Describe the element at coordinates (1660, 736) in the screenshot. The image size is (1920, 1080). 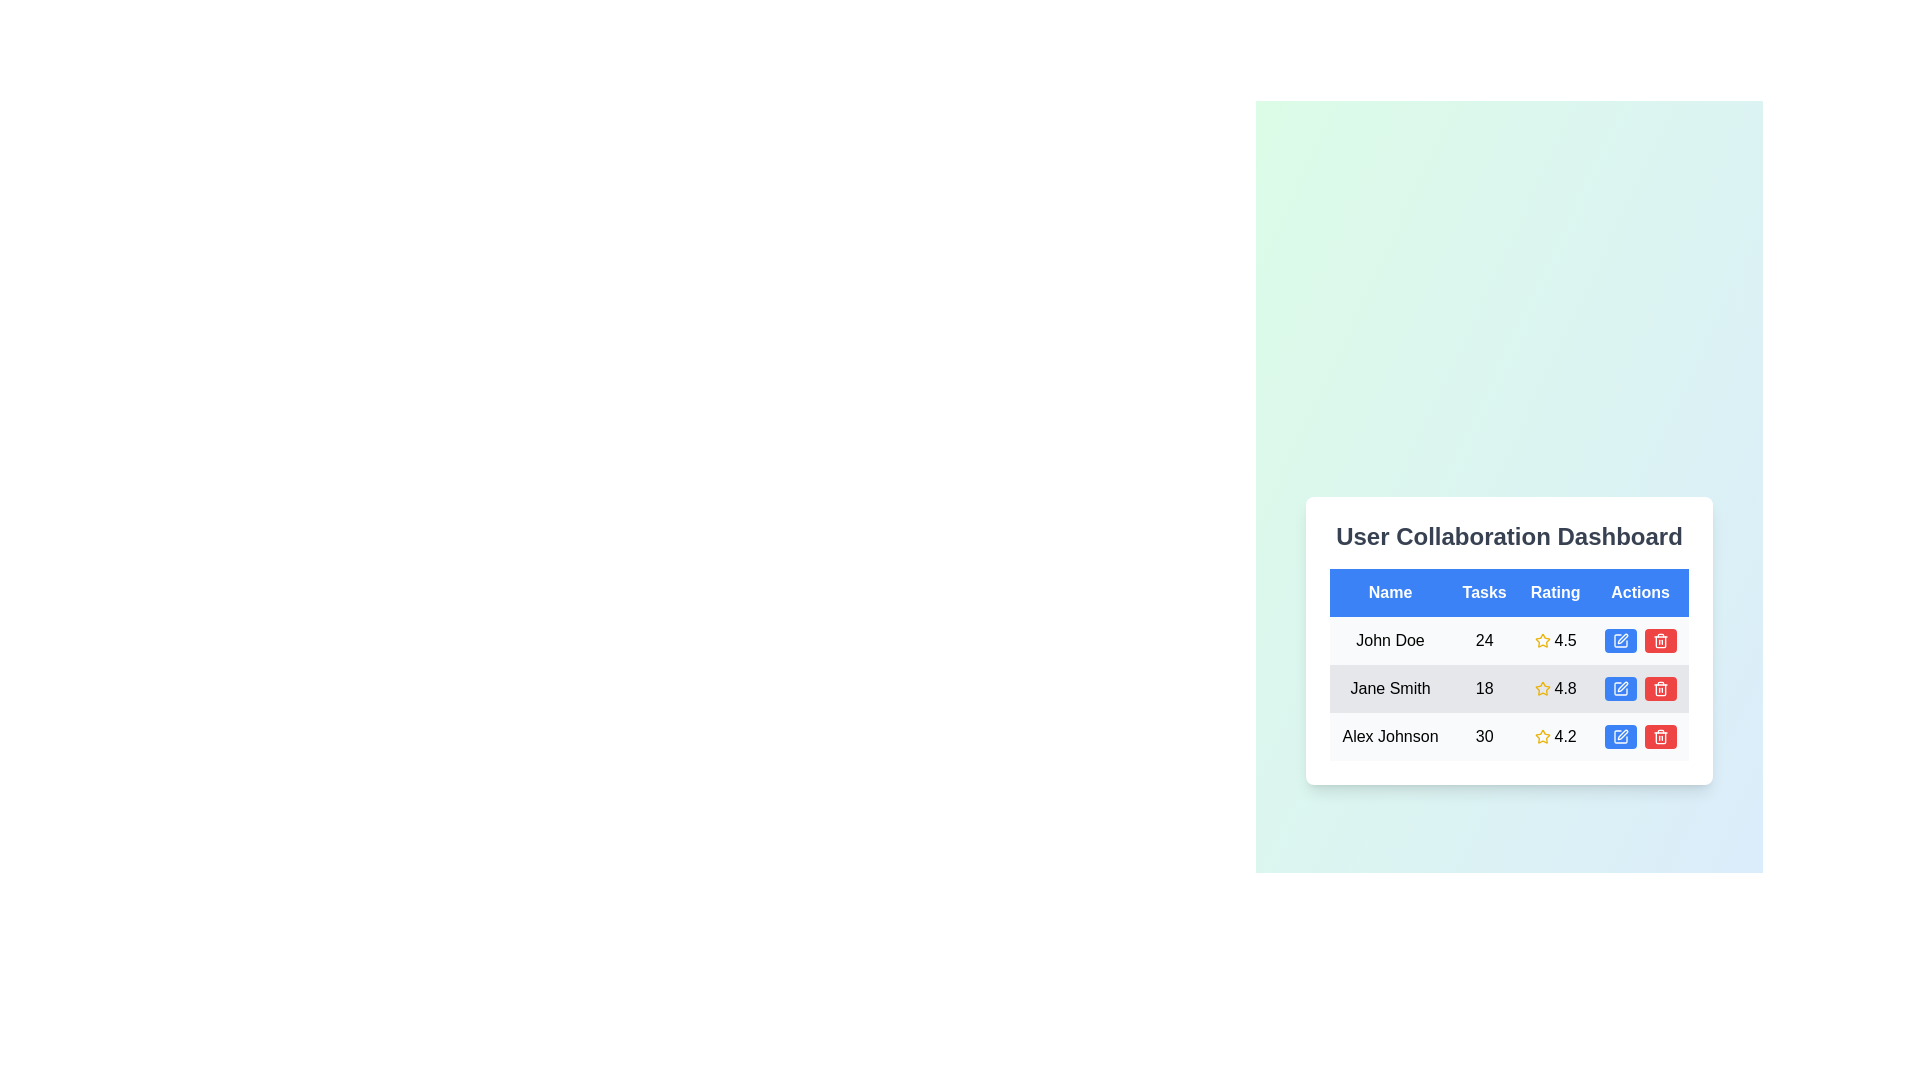
I see `the red-colored button with a trash can icon in the 'Actions' column of the last row of the User Collaboration Dashboard` at that location.